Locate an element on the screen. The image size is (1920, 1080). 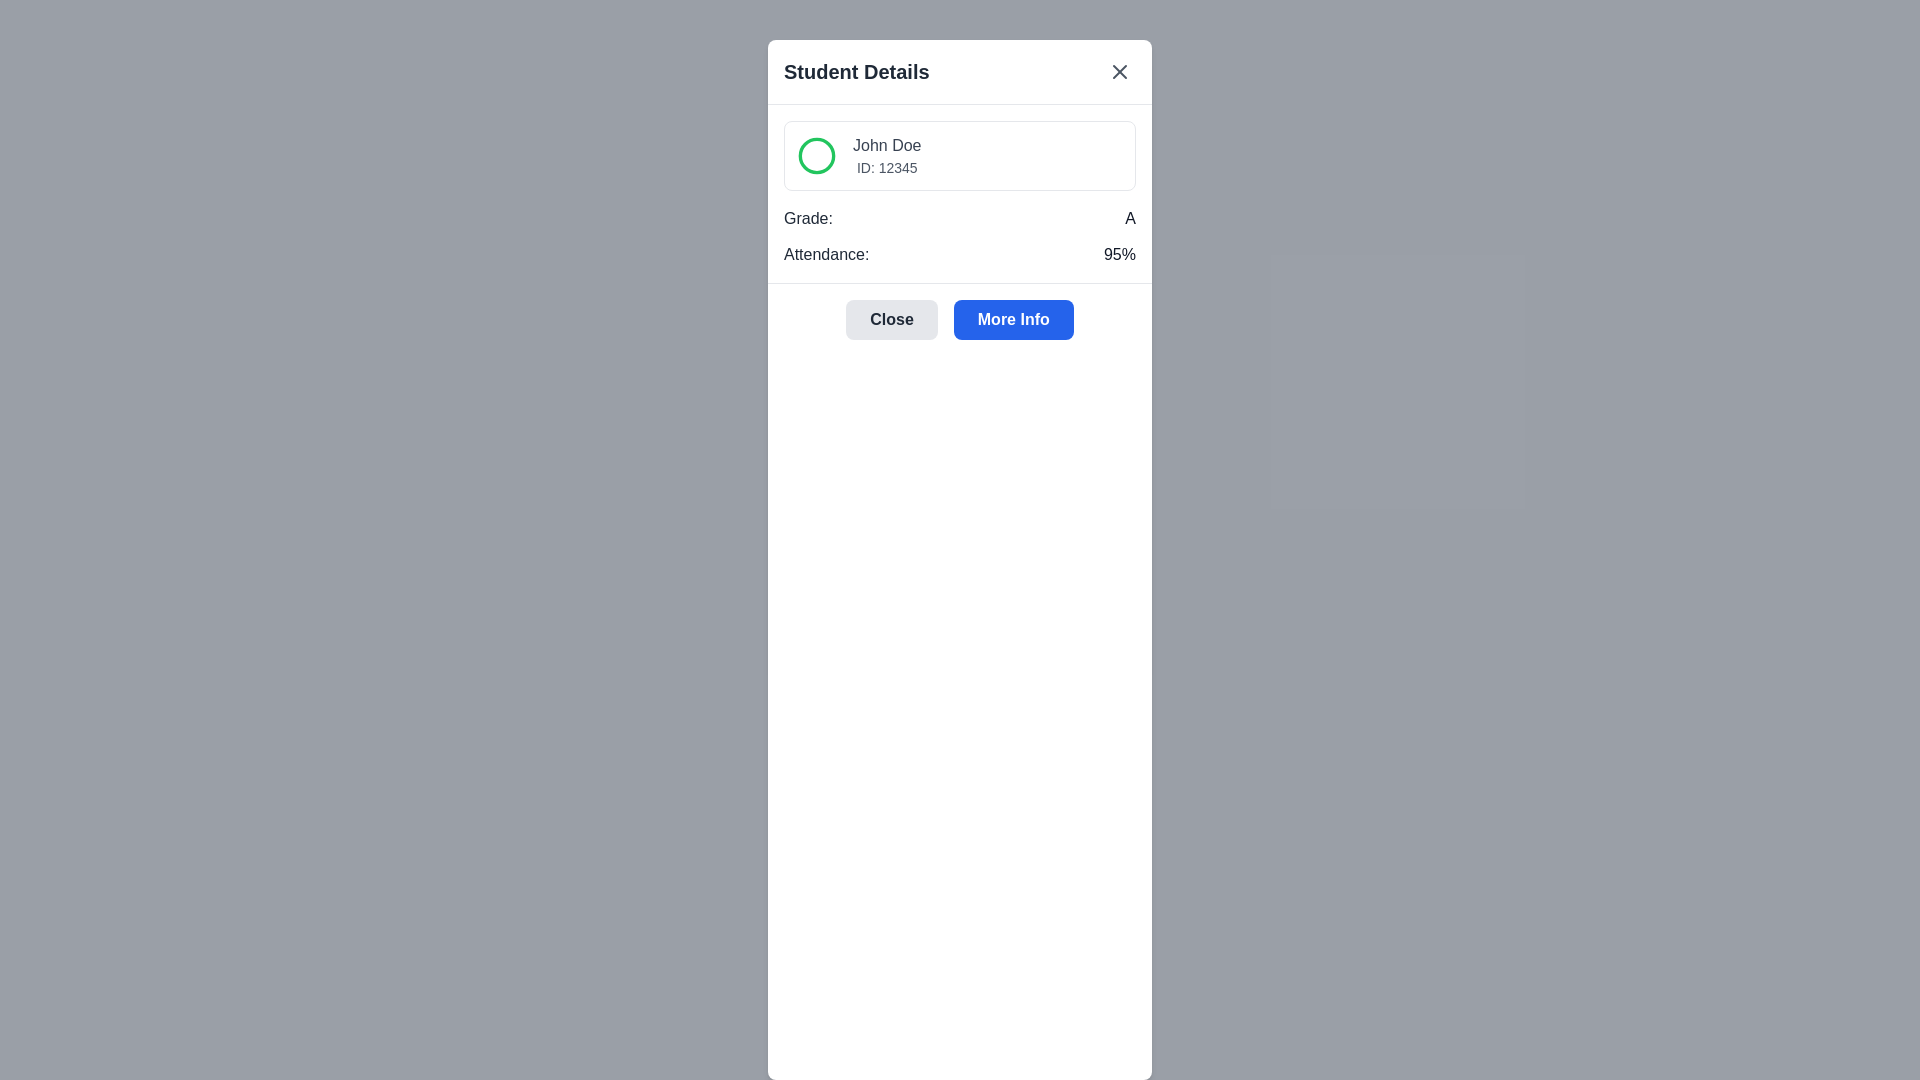
the close button located at the top-right corner of the 'Student Details' modal header is located at coordinates (1118, 71).